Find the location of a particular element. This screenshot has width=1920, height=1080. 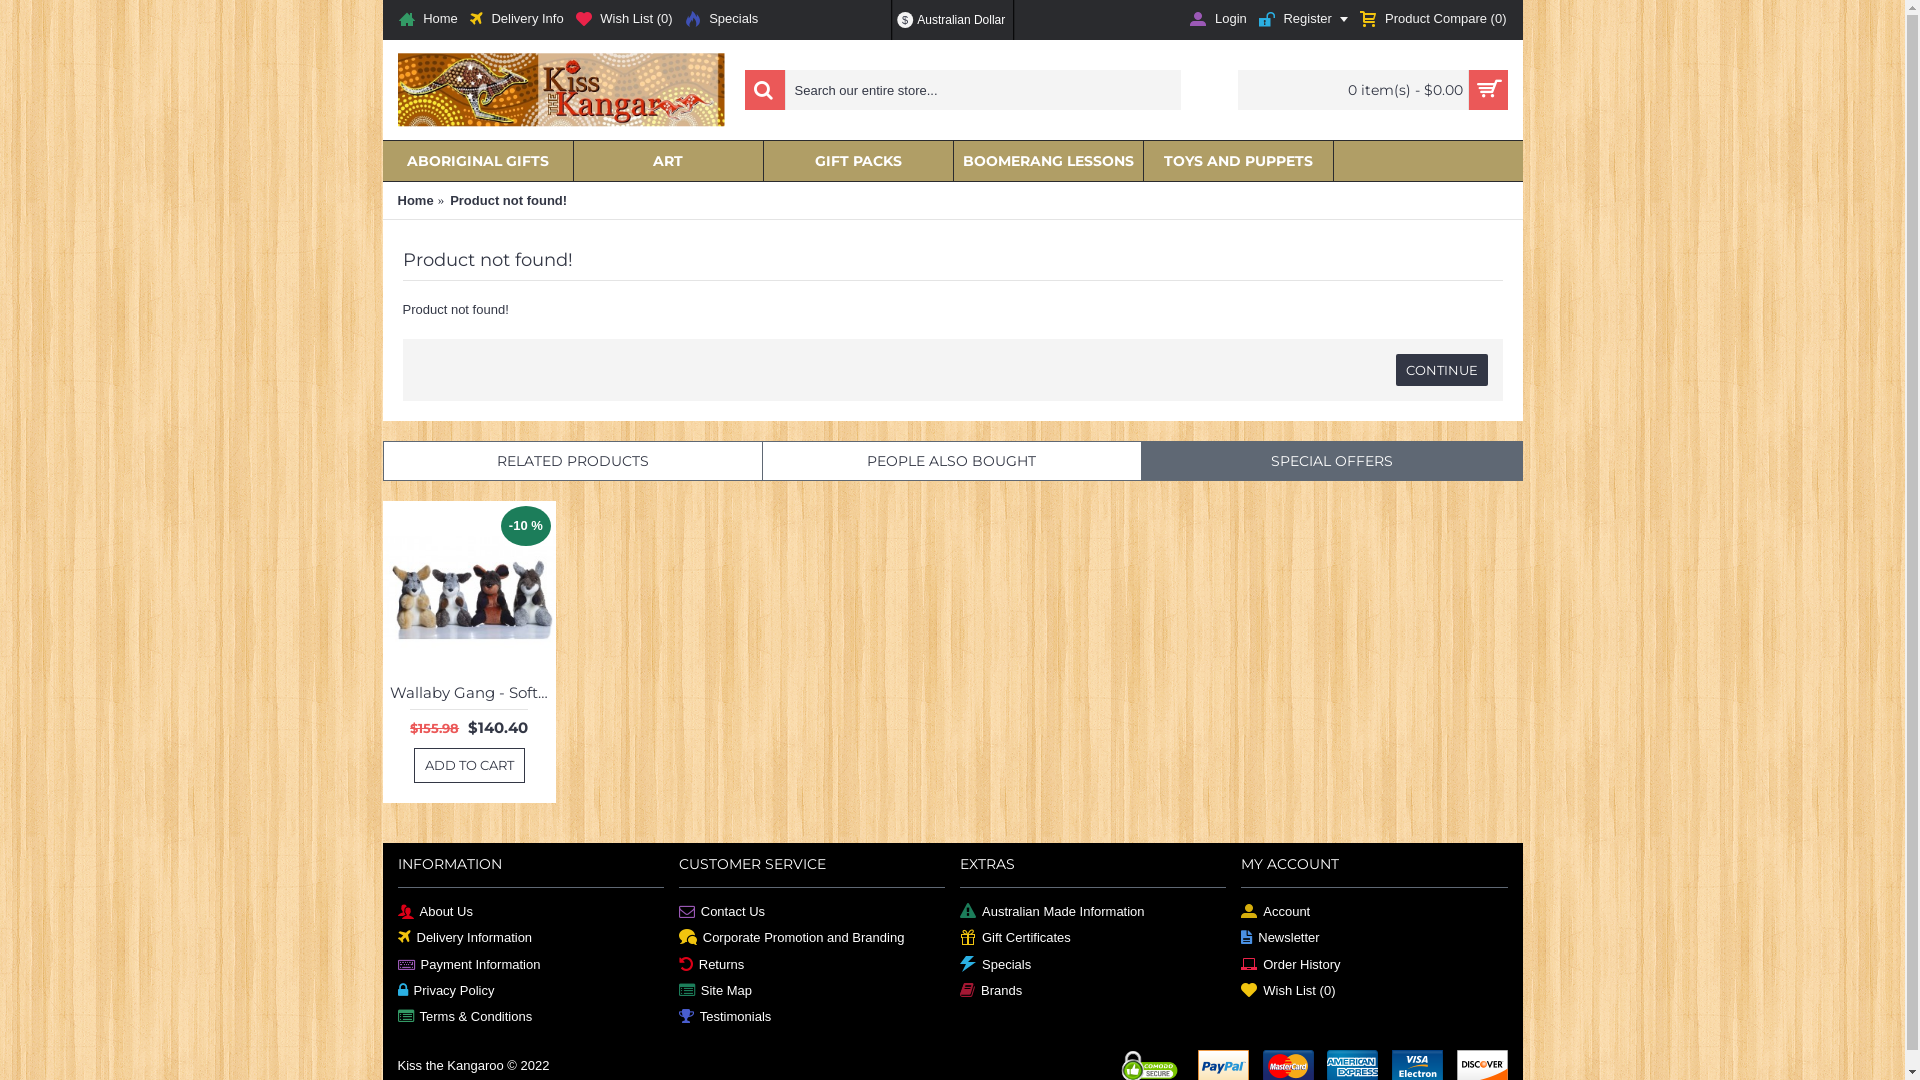

'ADD TO CART' is located at coordinates (468, 765).